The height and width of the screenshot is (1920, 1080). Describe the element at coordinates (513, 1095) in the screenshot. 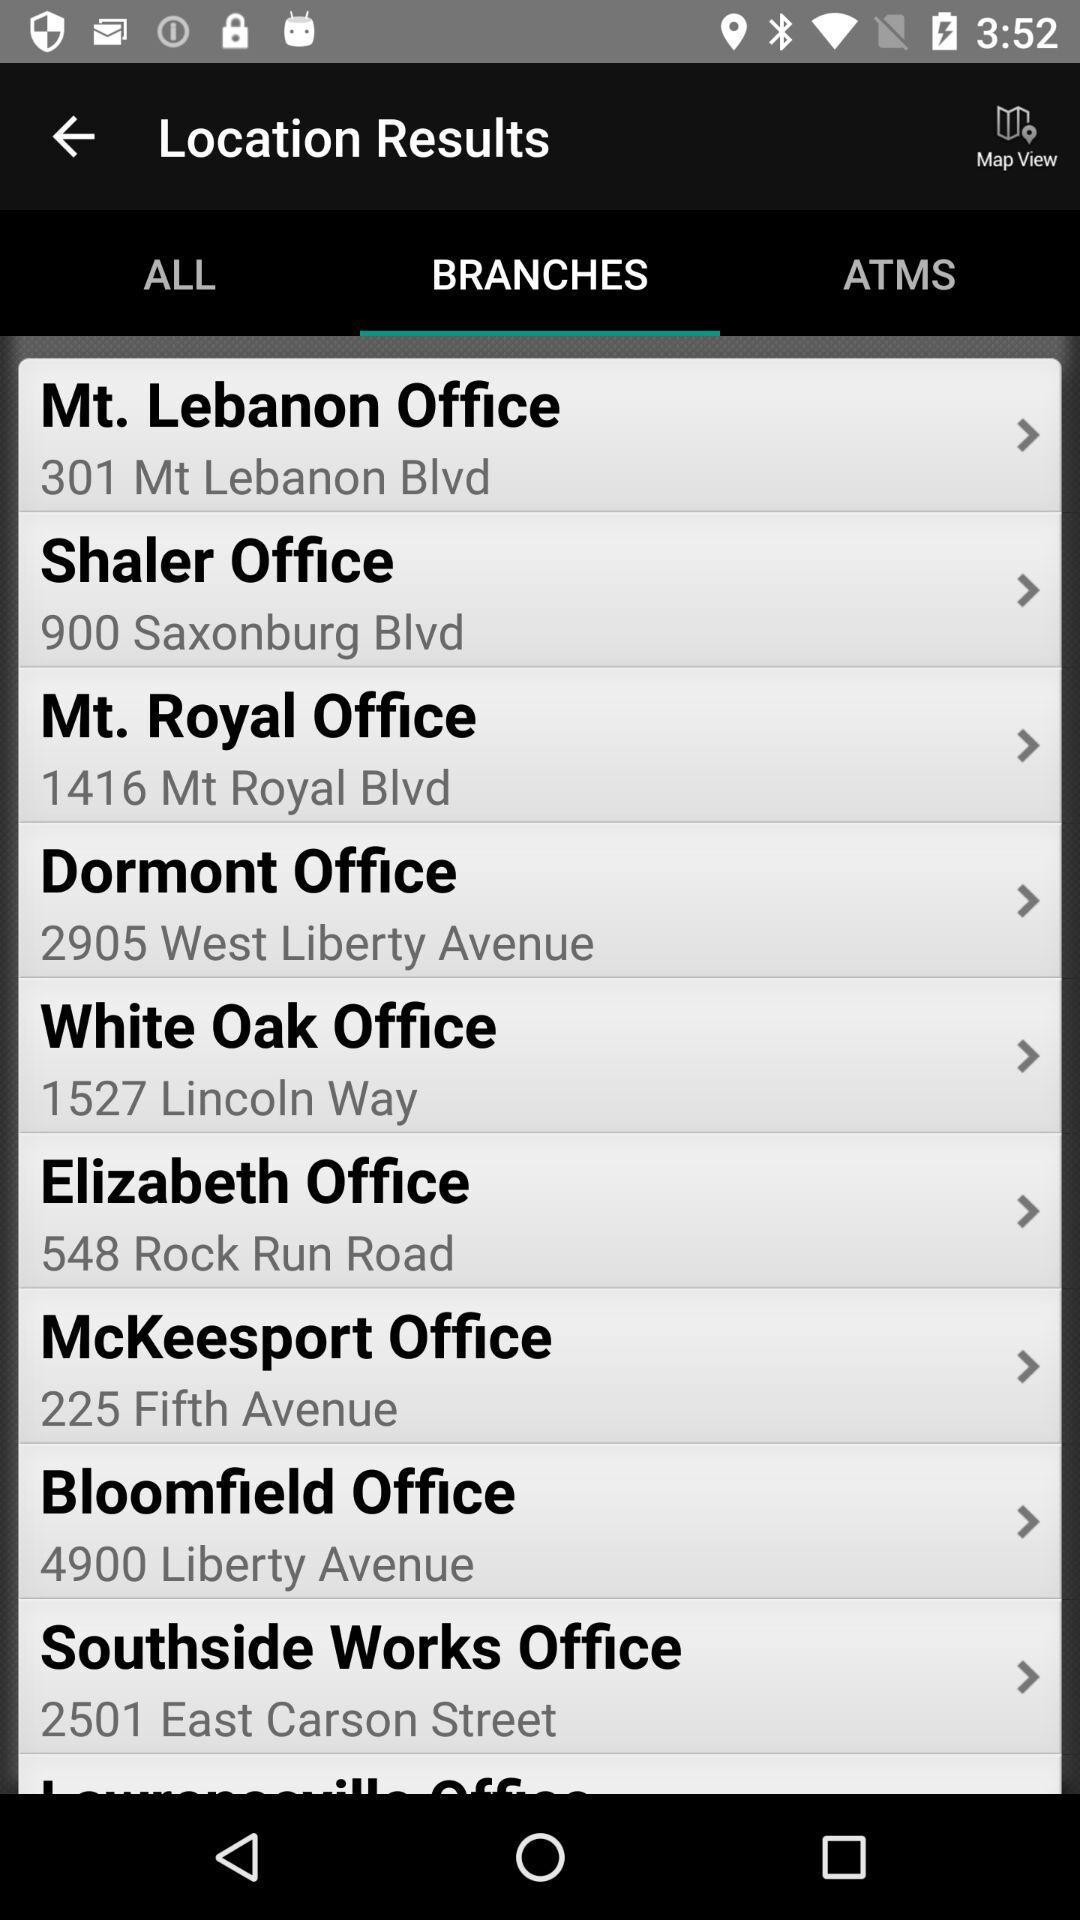

I see `the 1527 lincoln way` at that location.